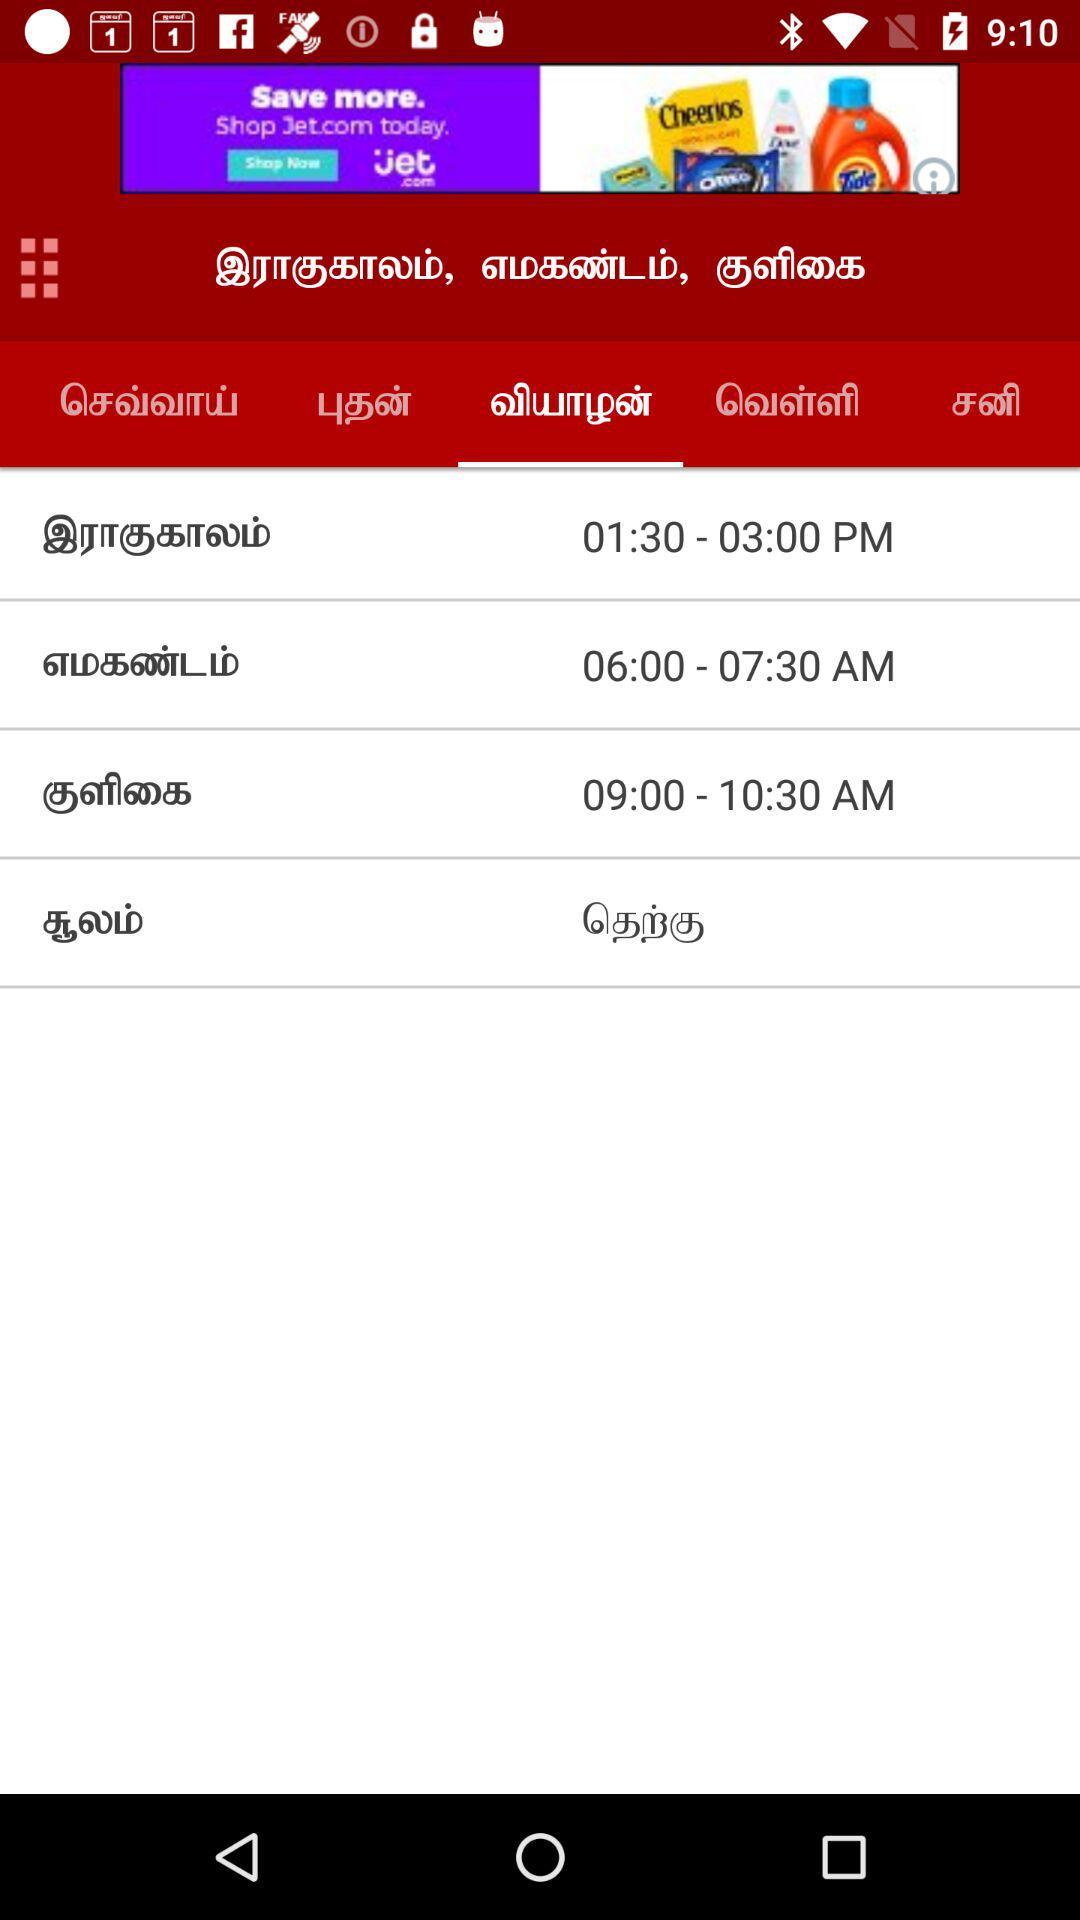 The width and height of the screenshot is (1080, 1920). I want to click on om tamil calendar-view button, so click(39, 266).